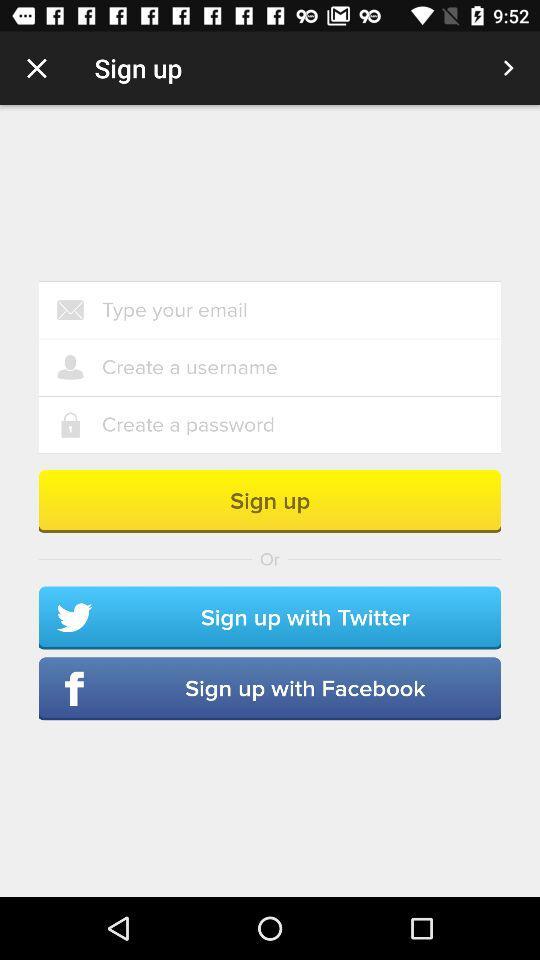 The height and width of the screenshot is (960, 540). Describe the element at coordinates (508, 68) in the screenshot. I see `the icon next to the sign up icon` at that location.